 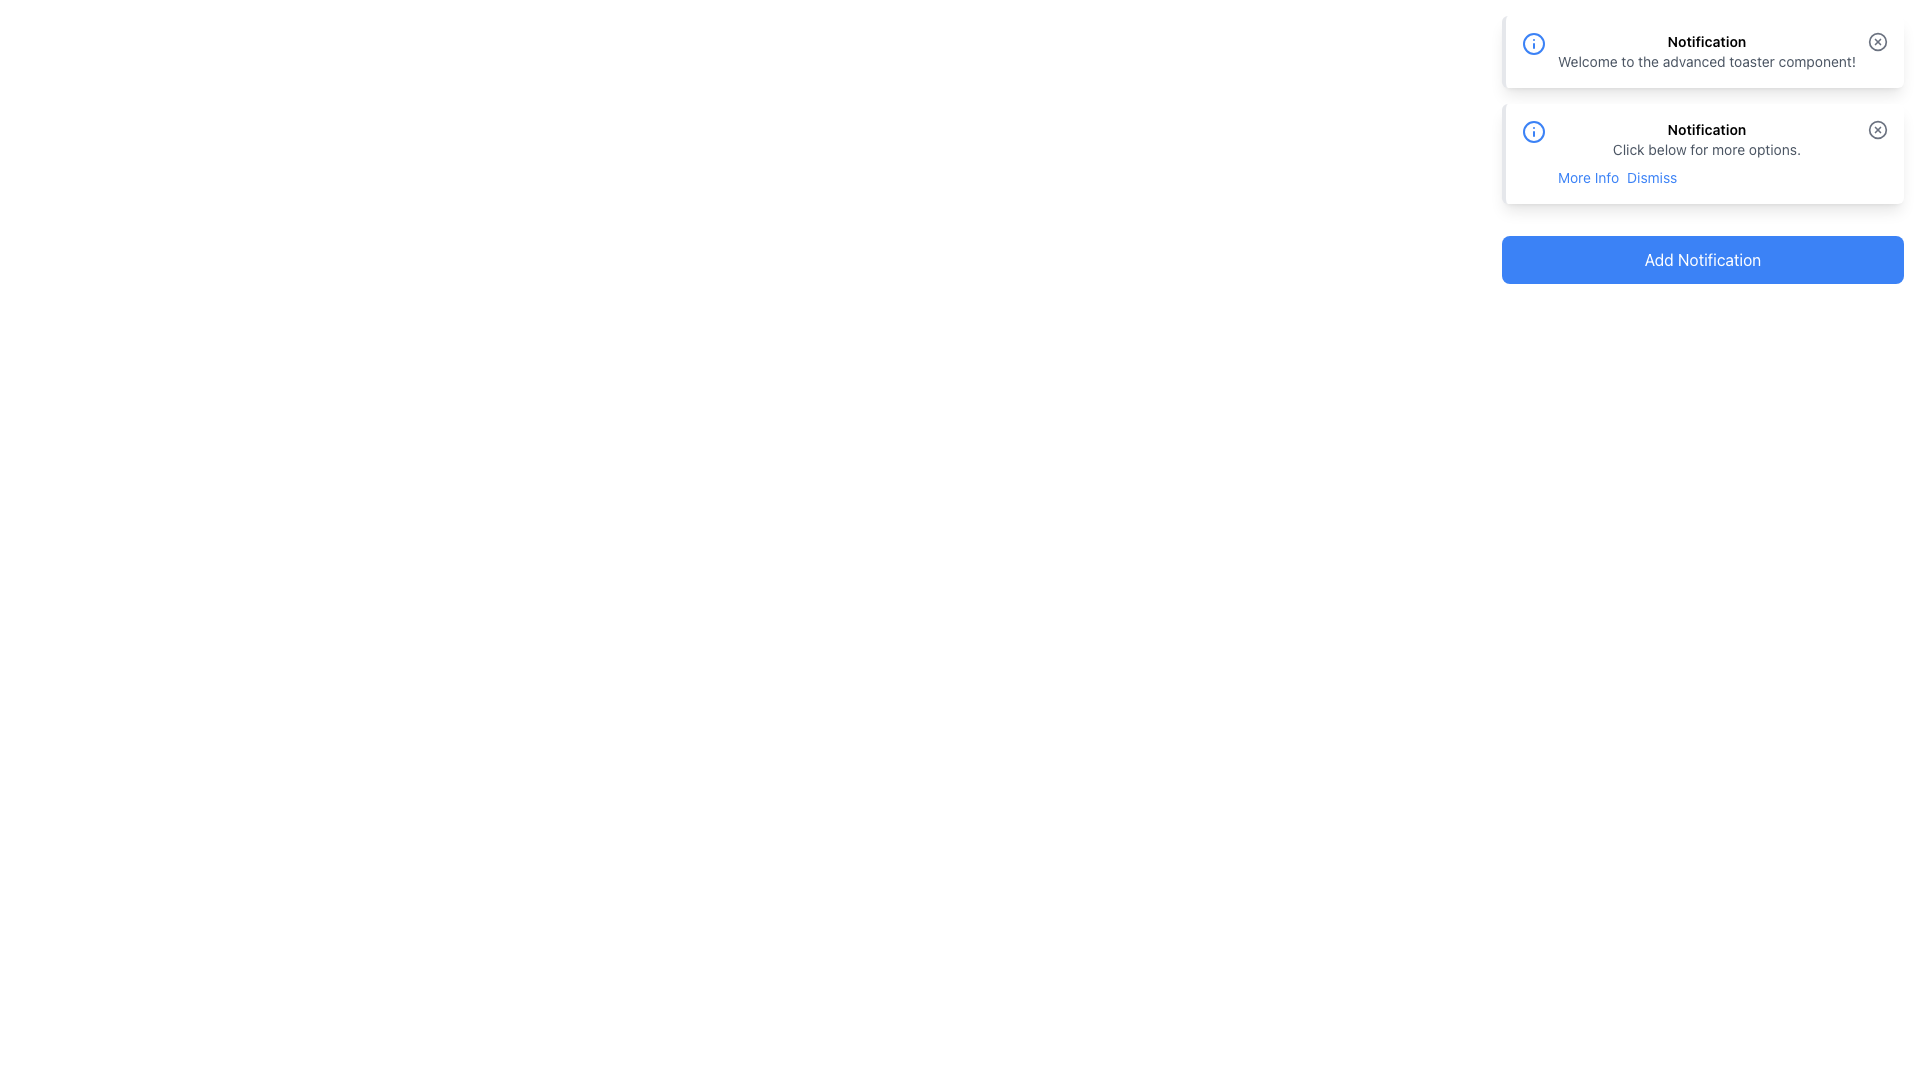 I want to click on the circular element located in the top-right corner of the notification box within the SVG graphic, so click(x=1876, y=42).